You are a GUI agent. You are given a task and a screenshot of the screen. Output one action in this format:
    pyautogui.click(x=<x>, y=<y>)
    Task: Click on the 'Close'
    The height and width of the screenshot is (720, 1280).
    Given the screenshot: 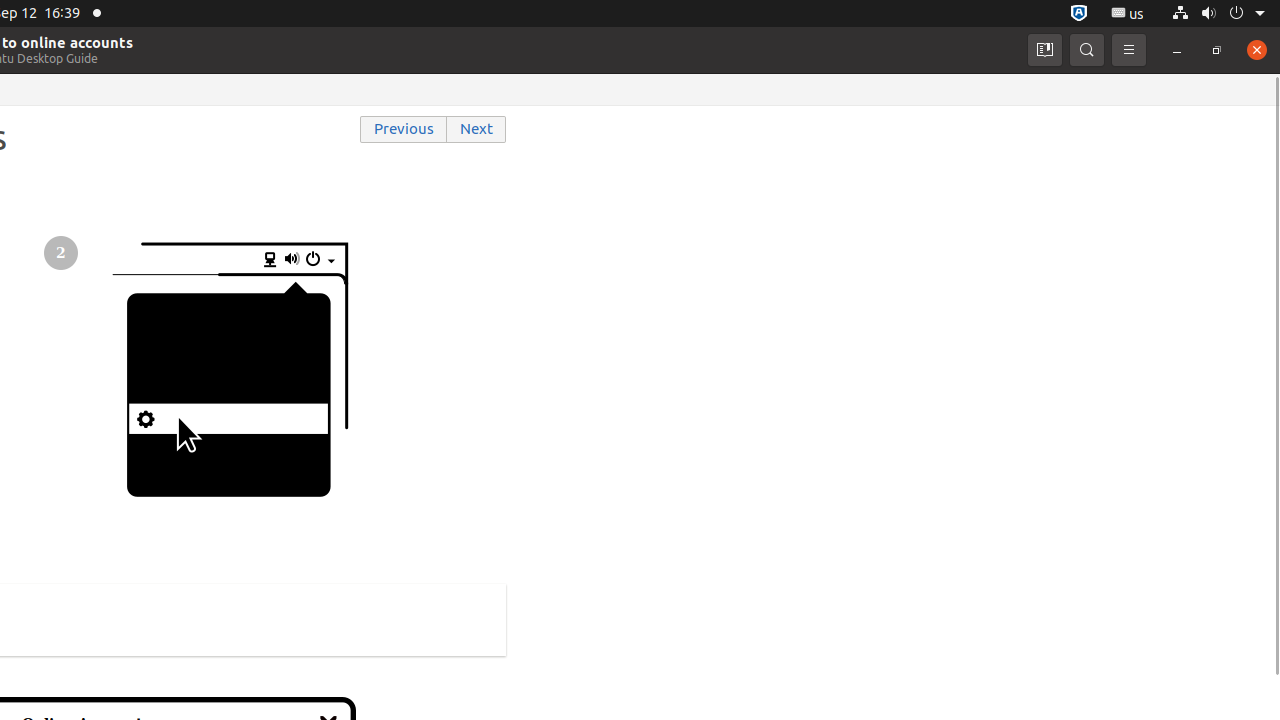 What is the action you would take?
    pyautogui.click(x=1255, y=48)
    